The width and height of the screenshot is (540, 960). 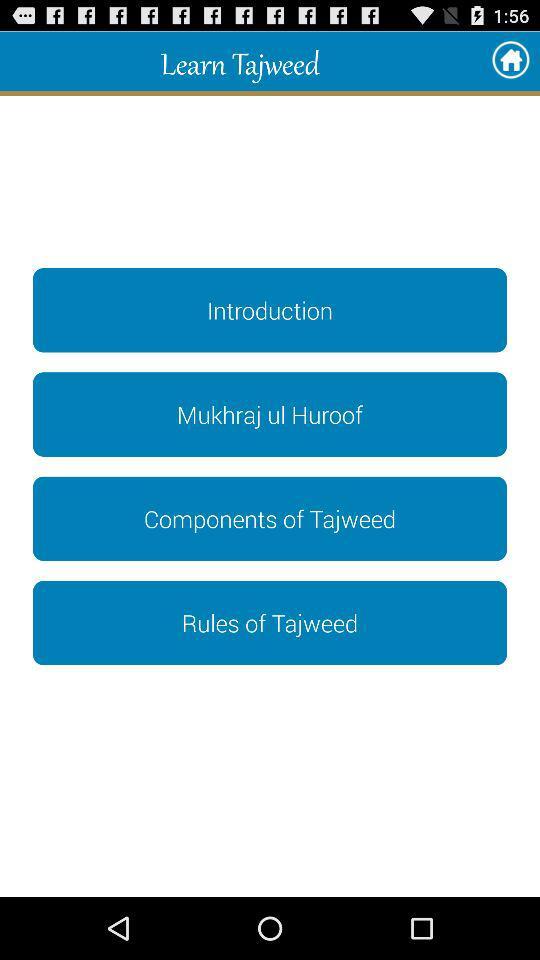 I want to click on item at the top right corner, so click(x=510, y=61).